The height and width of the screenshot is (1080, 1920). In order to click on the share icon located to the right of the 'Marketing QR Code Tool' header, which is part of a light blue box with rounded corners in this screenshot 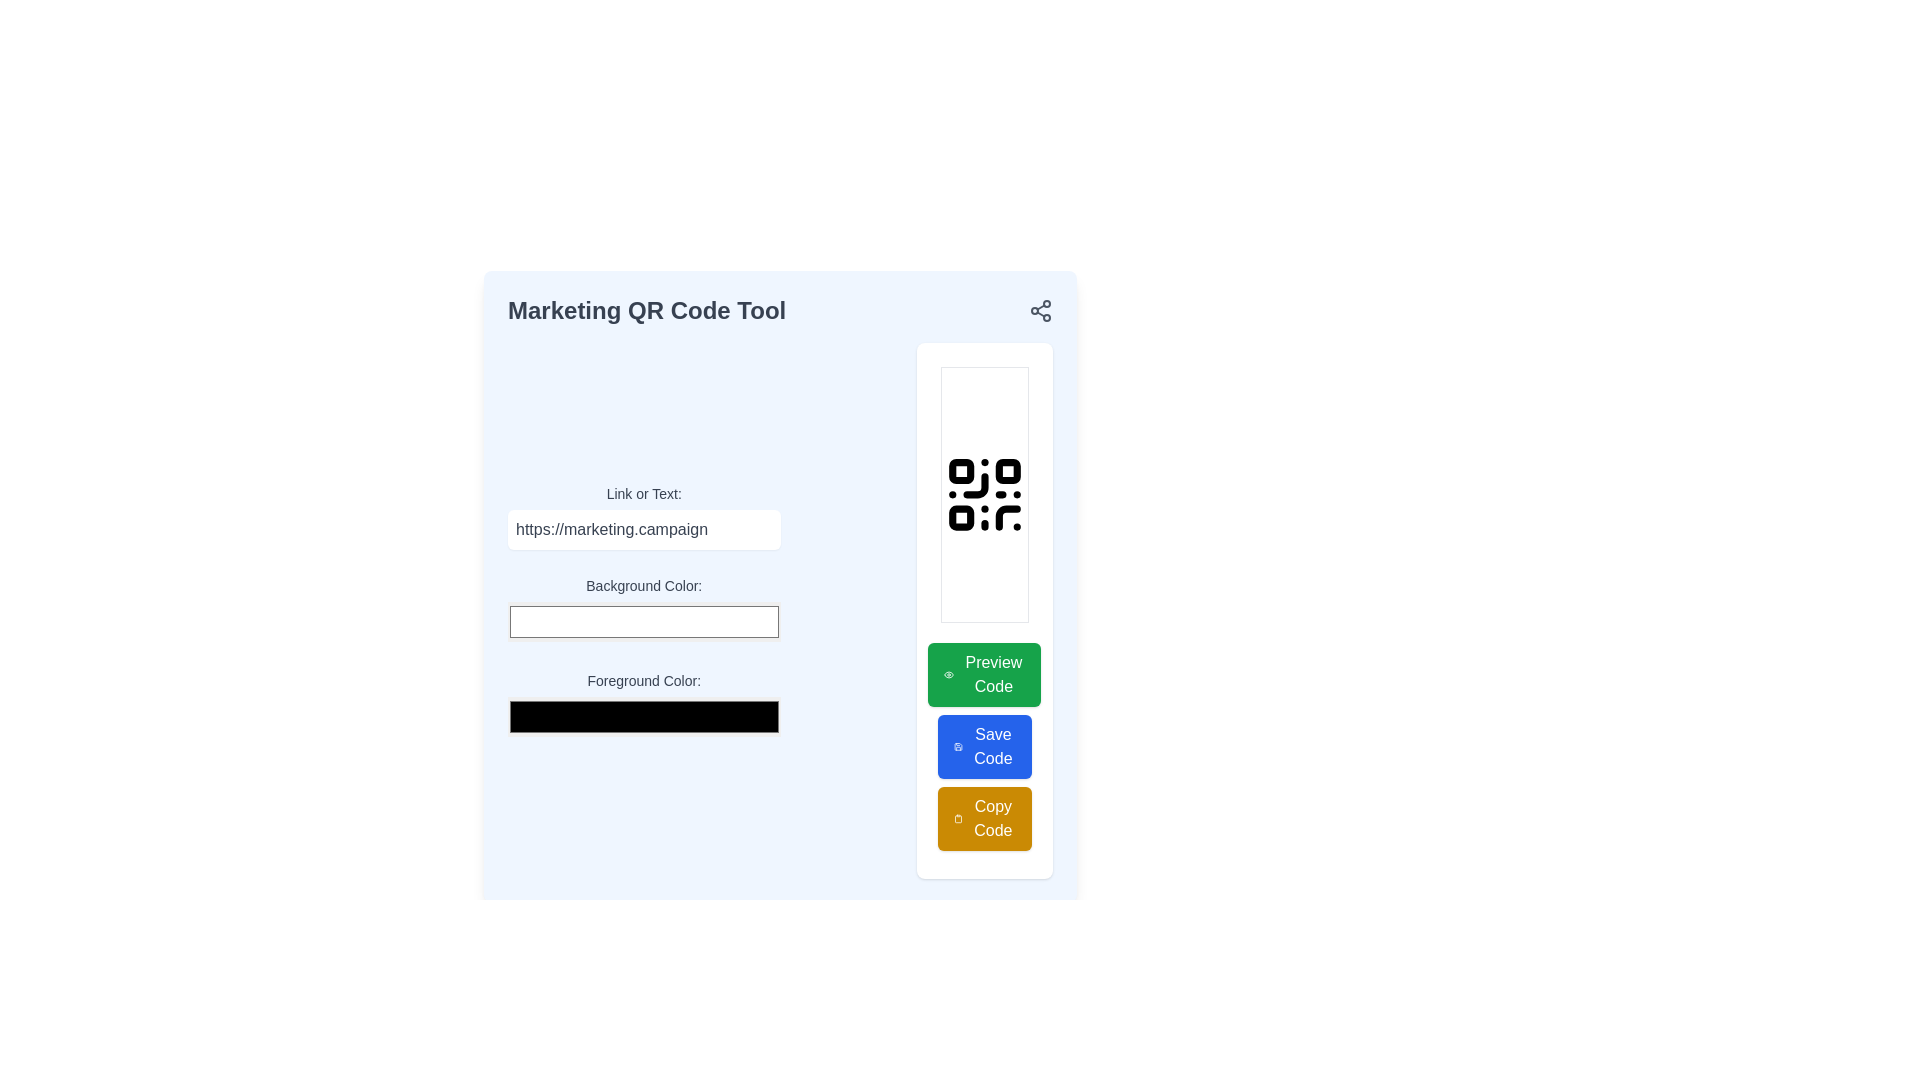, I will do `click(779, 311)`.